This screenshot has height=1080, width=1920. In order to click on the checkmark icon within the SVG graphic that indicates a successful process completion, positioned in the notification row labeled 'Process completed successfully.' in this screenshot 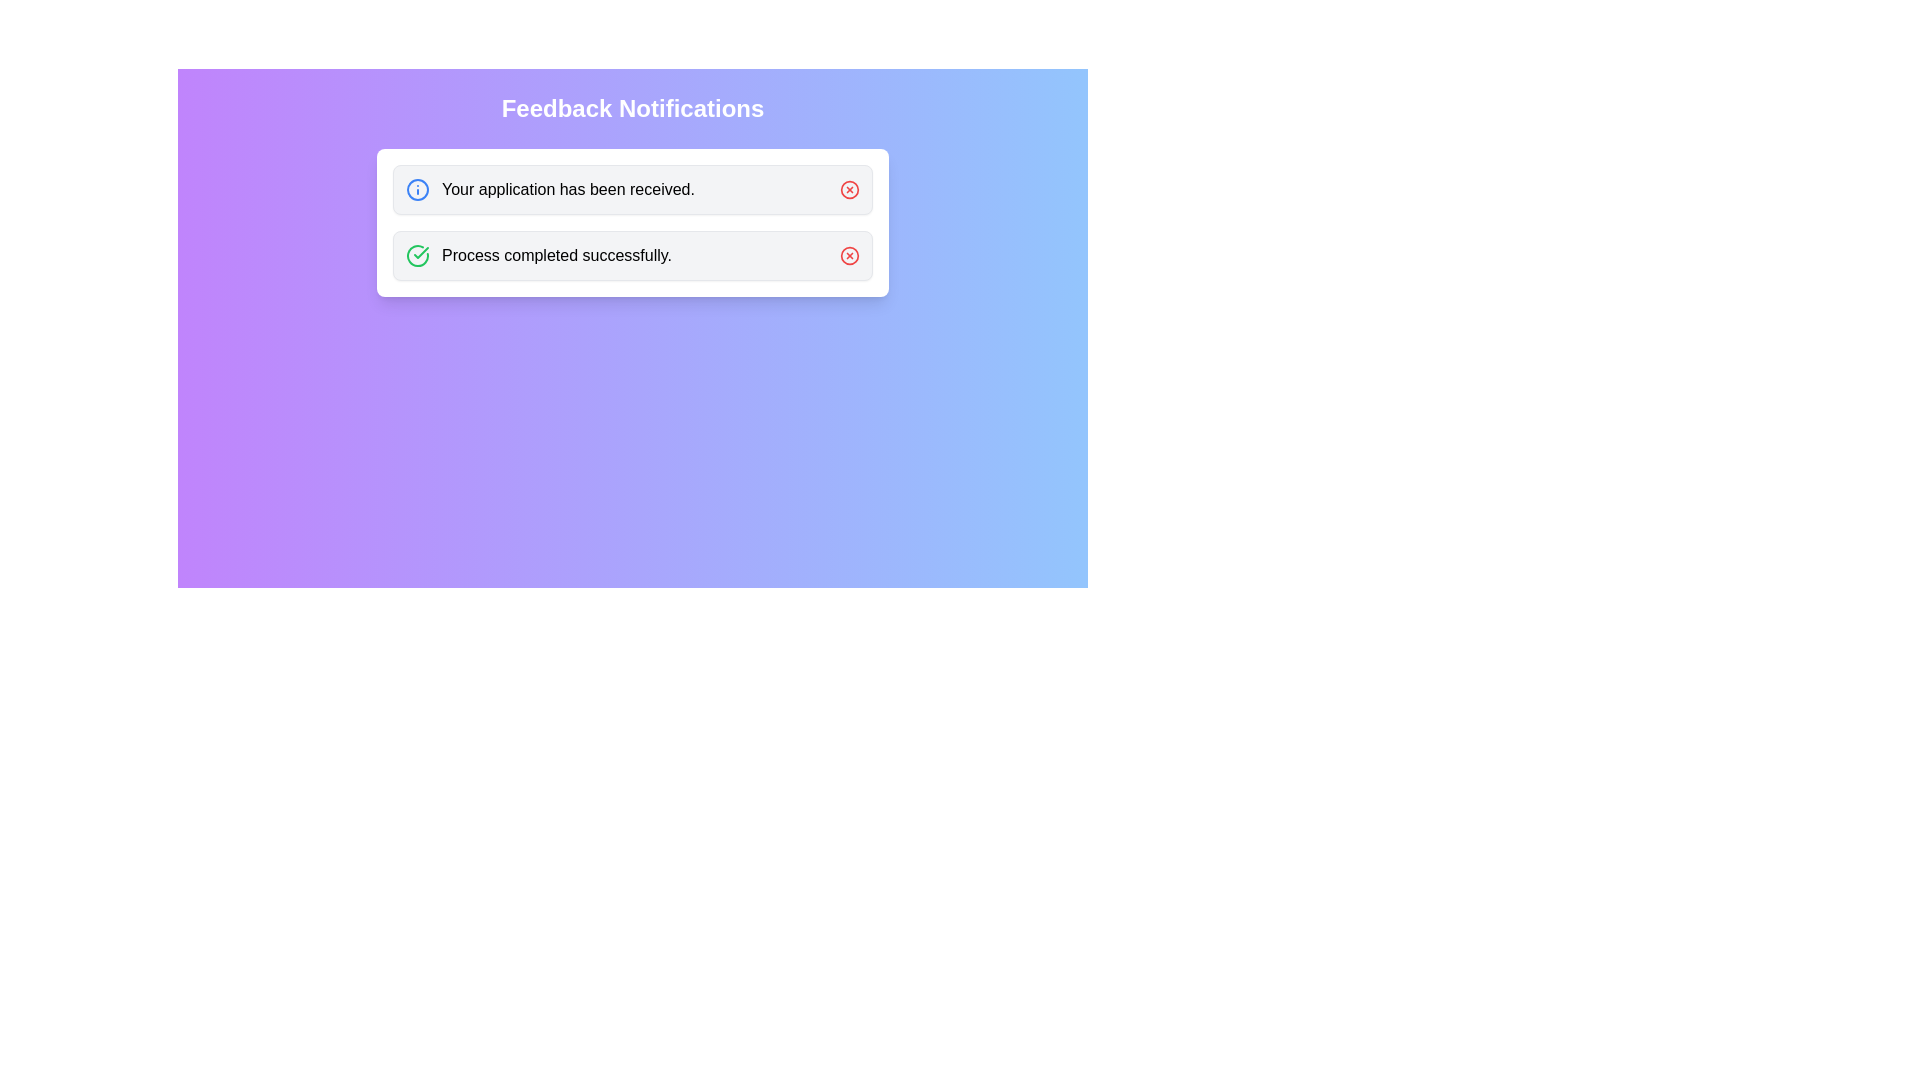, I will do `click(420, 252)`.